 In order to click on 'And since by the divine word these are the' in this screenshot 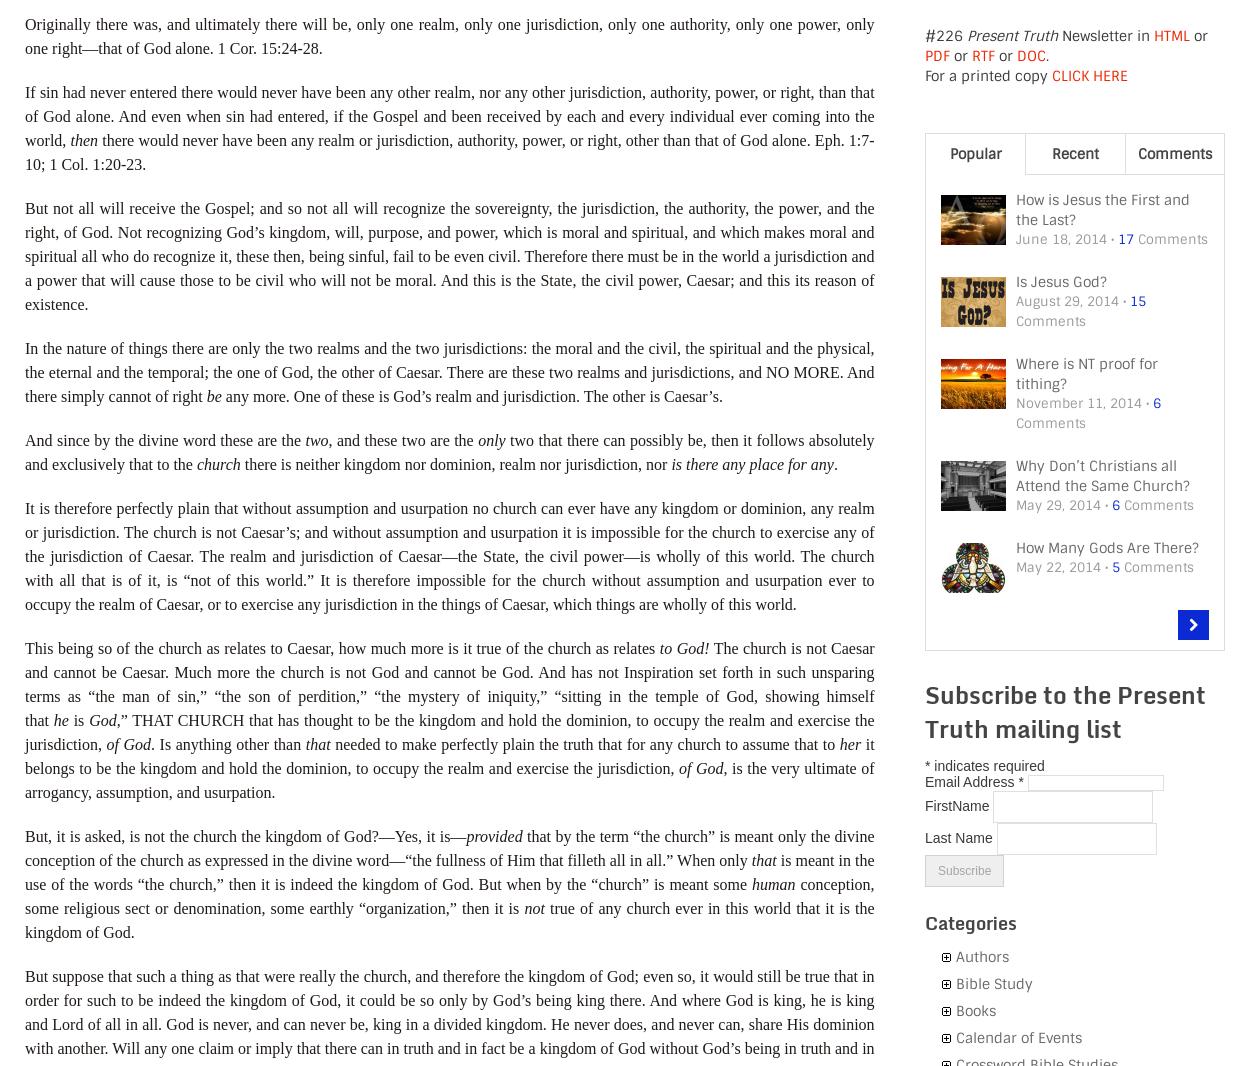, I will do `click(165, 439)`.